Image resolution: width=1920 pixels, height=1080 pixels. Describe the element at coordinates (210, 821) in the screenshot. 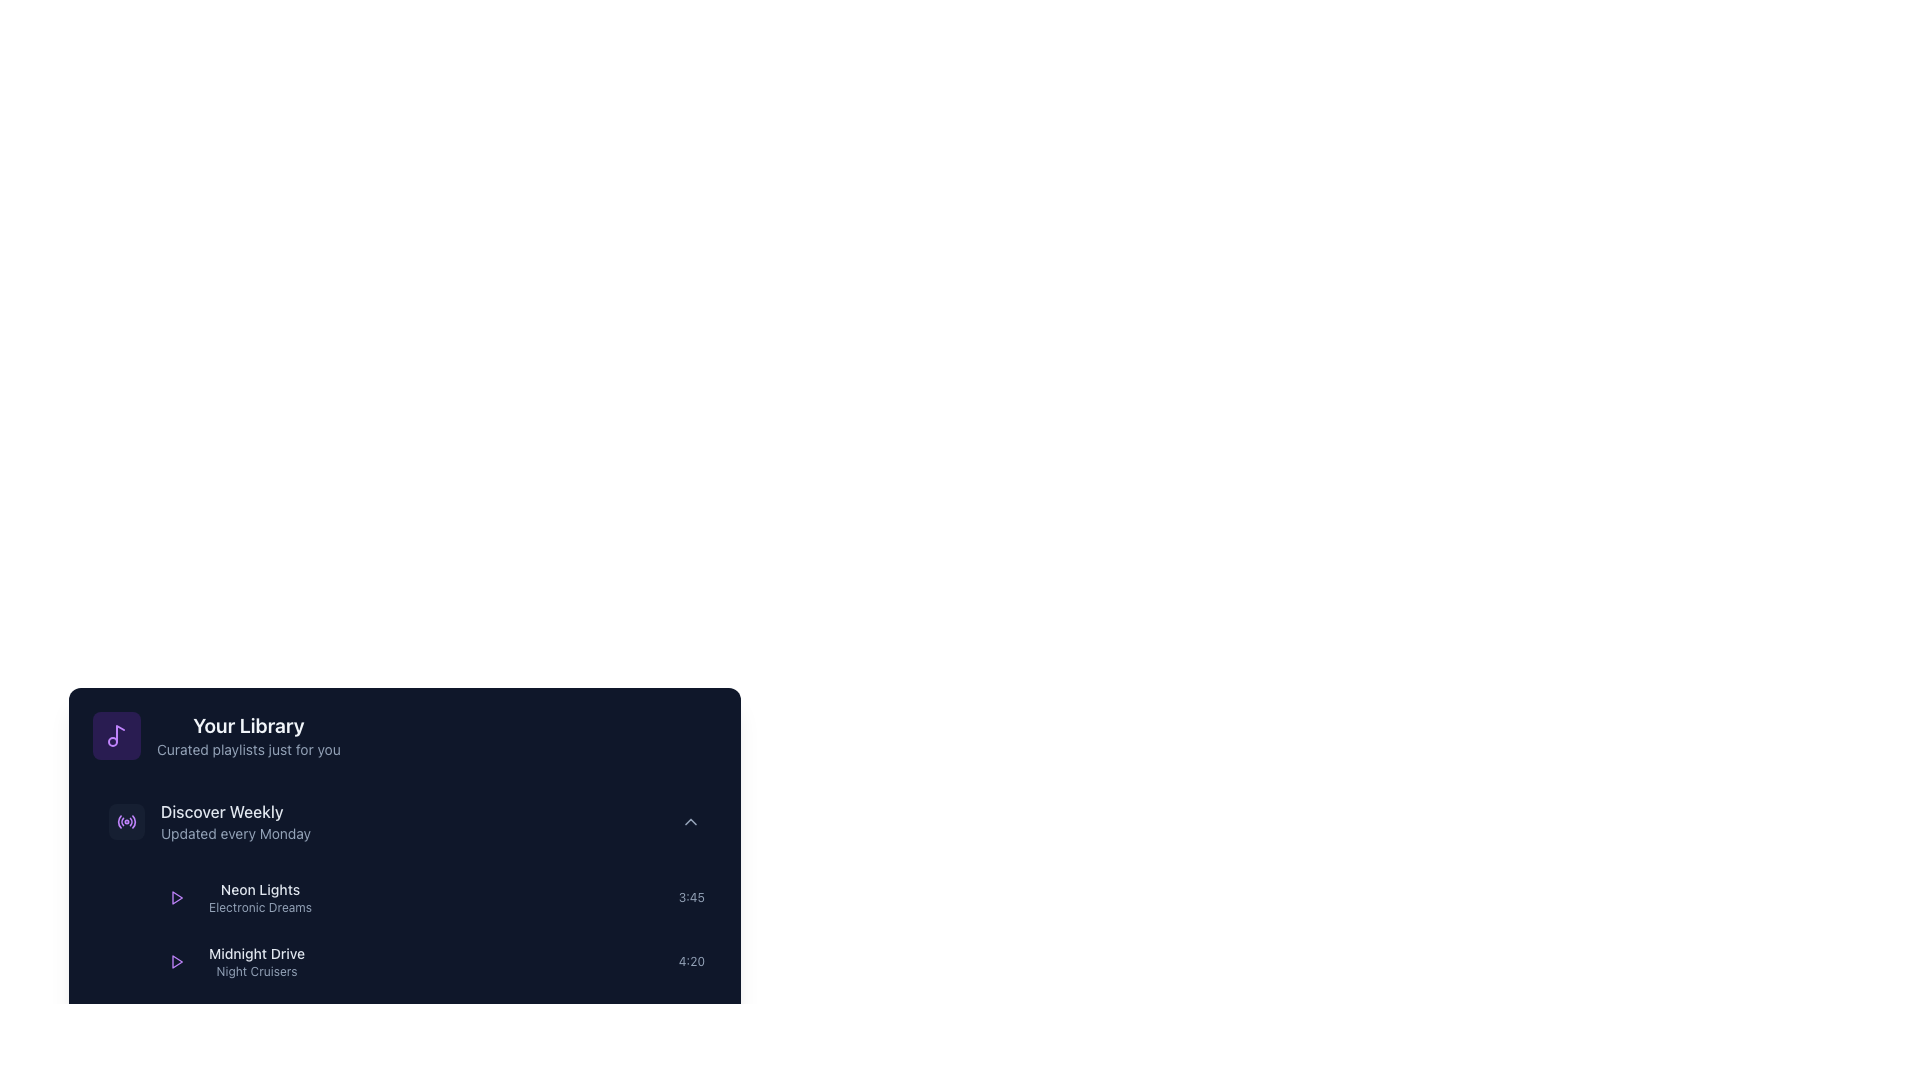

I see `the 'Discover Weekly' playlist item, which features a bold slate-white title and a purple radio signal icon` at that location.